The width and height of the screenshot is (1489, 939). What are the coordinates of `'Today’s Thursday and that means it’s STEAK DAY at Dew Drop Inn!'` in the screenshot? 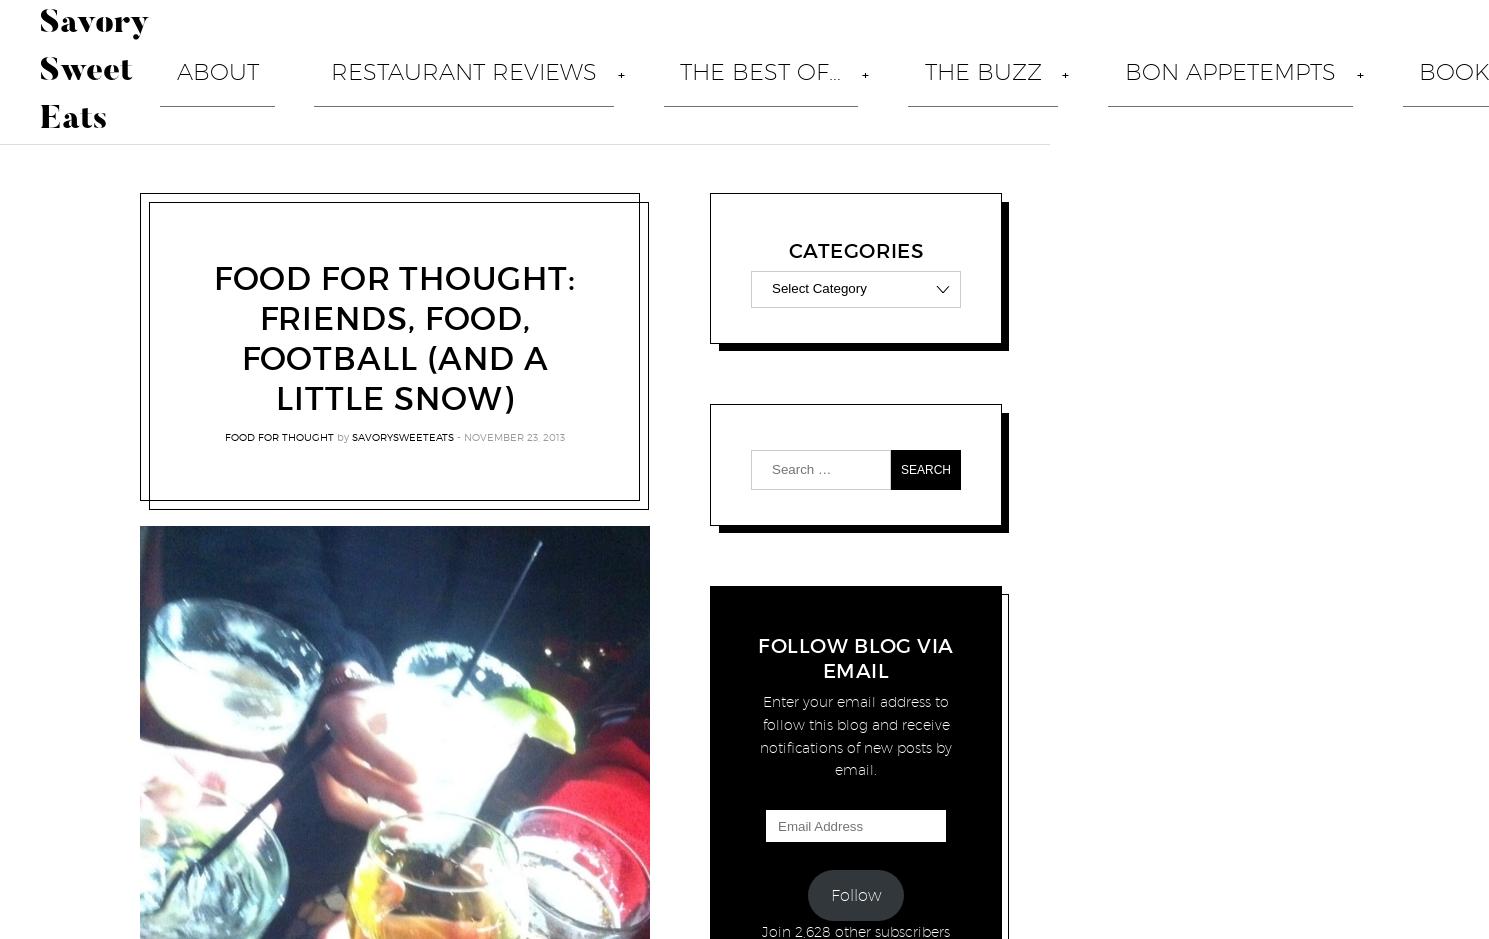 It's located at (740, 877).